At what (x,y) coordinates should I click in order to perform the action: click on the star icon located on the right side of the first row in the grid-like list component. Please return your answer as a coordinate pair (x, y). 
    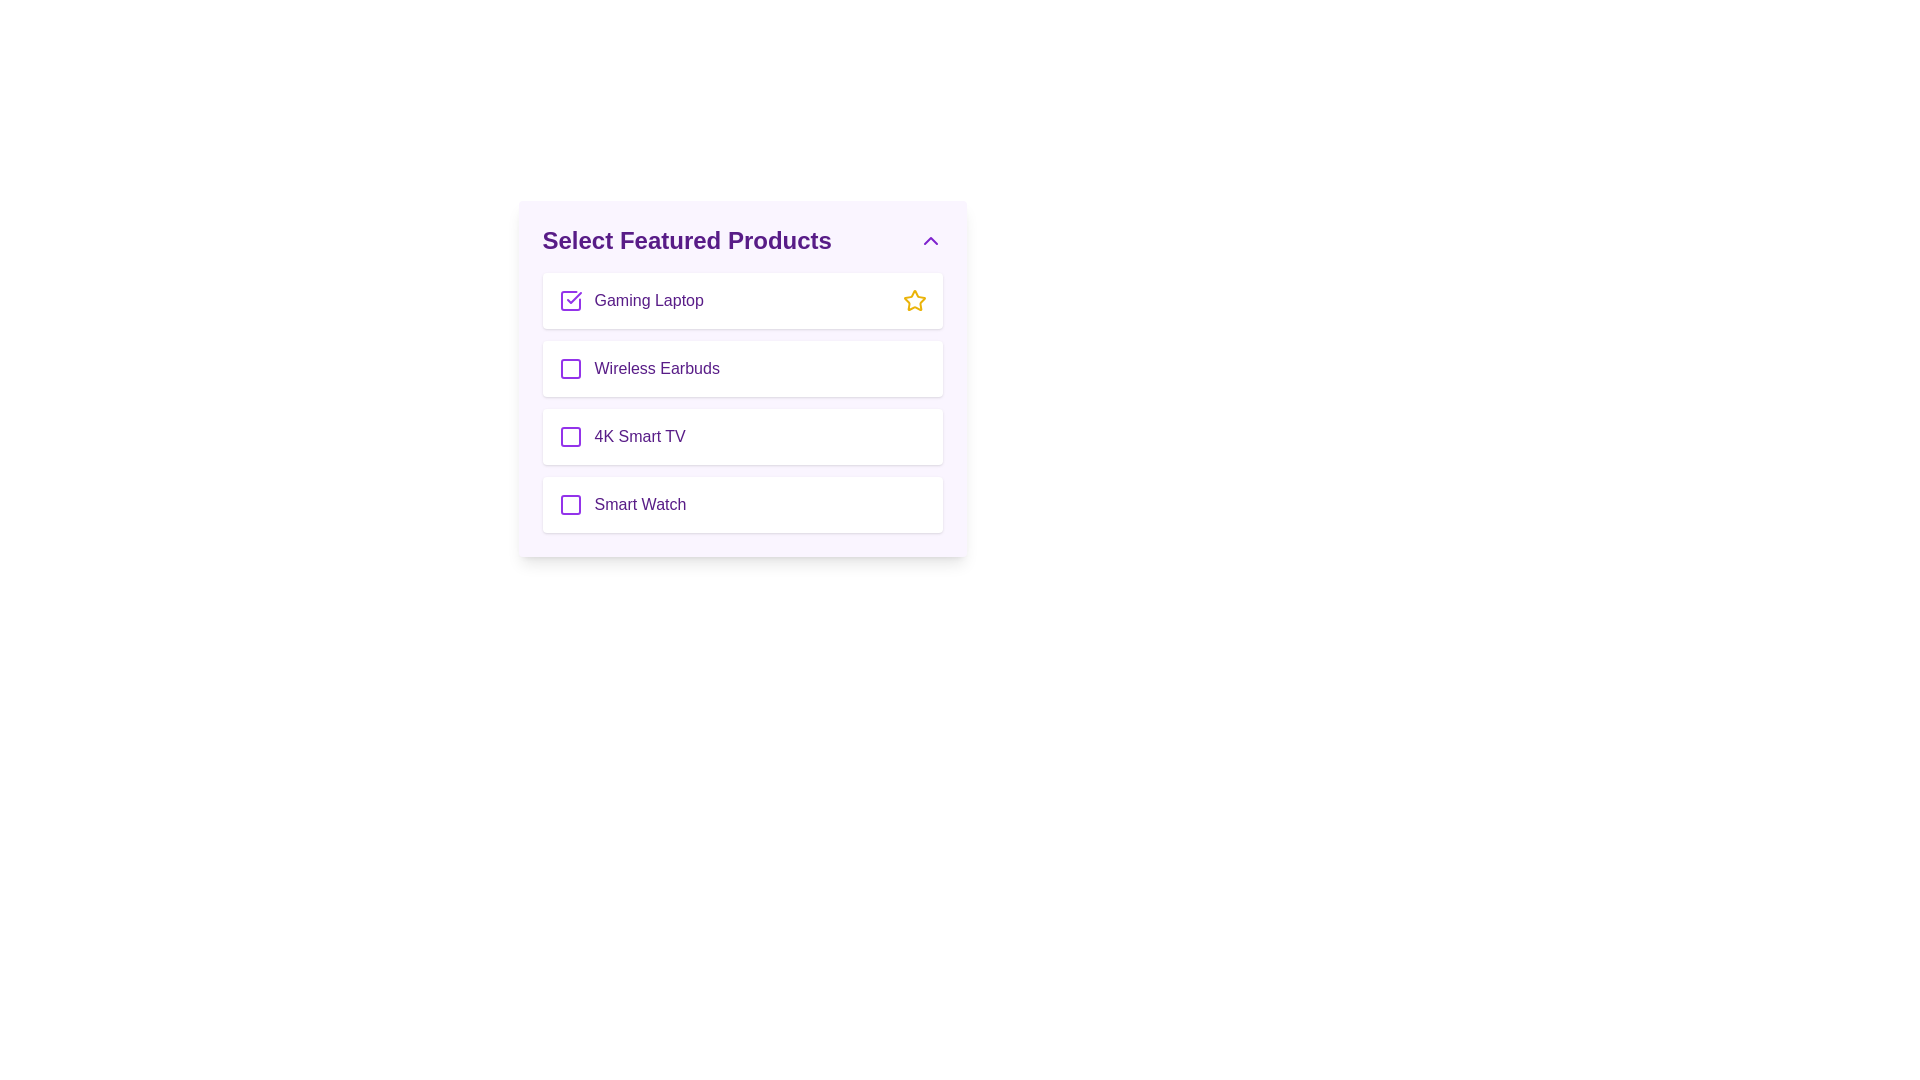
    Looking at the image, I should click on (913, 300).